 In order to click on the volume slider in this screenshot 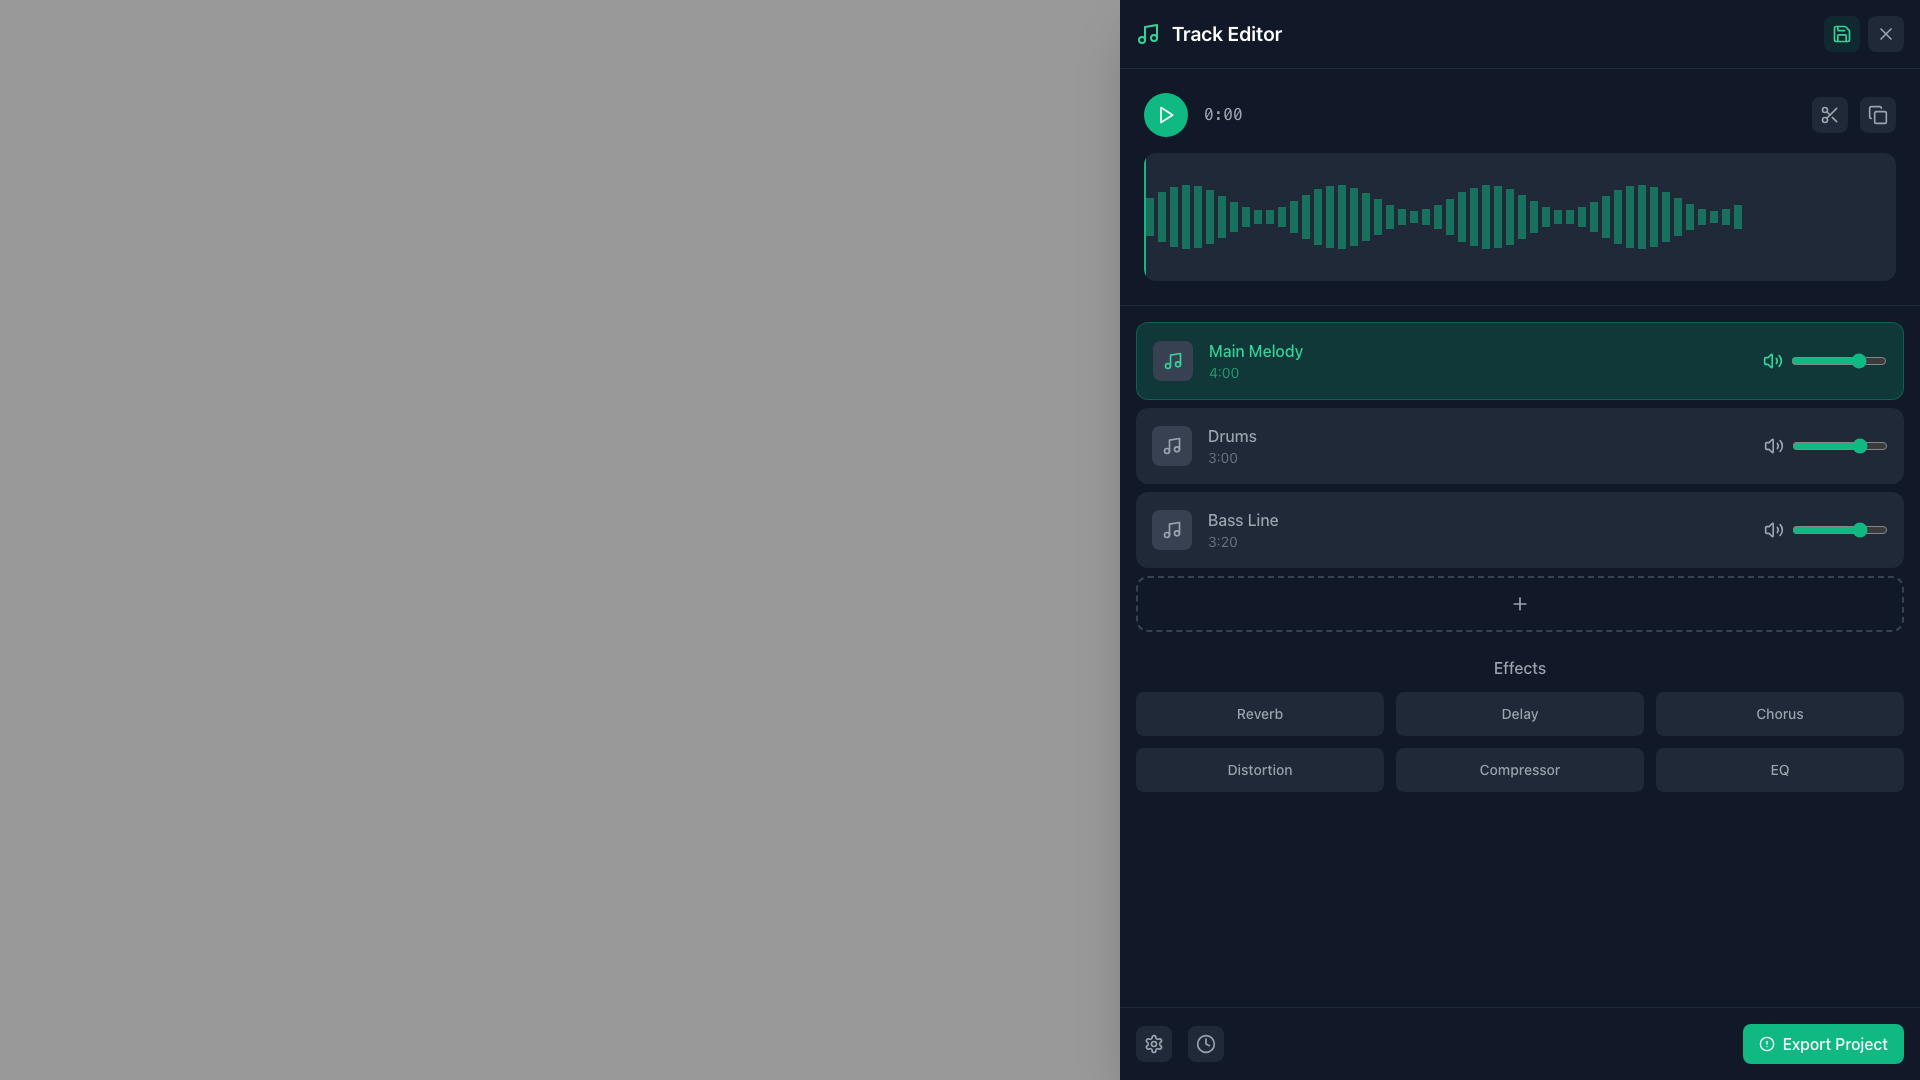, I will do `click(1884, 528)`.